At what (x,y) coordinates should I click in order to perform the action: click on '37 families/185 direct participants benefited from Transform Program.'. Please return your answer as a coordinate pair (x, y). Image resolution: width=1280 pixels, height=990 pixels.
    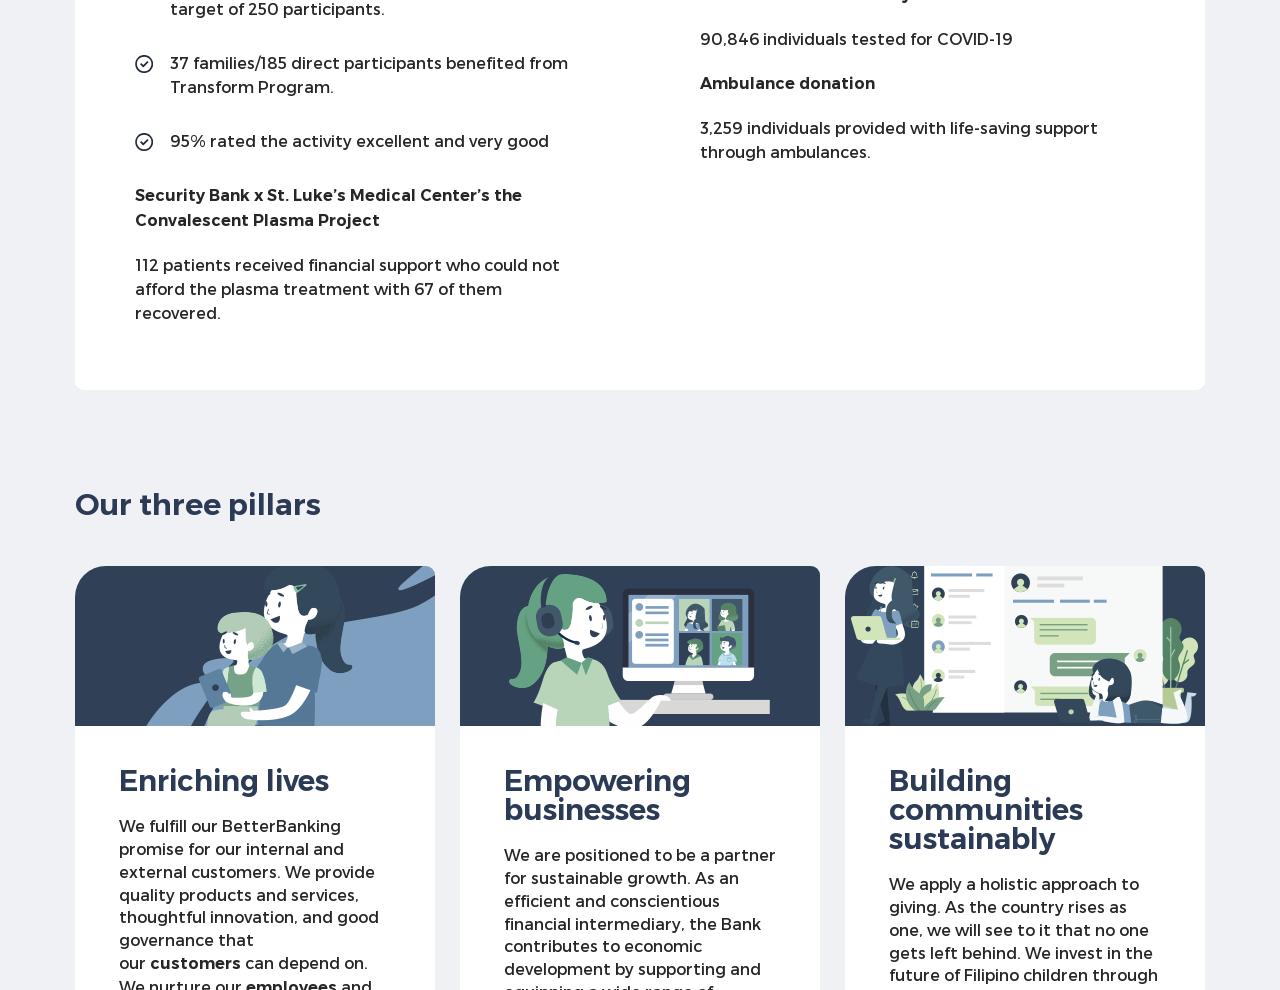
    Looking at the image, I should click on (369, 74).